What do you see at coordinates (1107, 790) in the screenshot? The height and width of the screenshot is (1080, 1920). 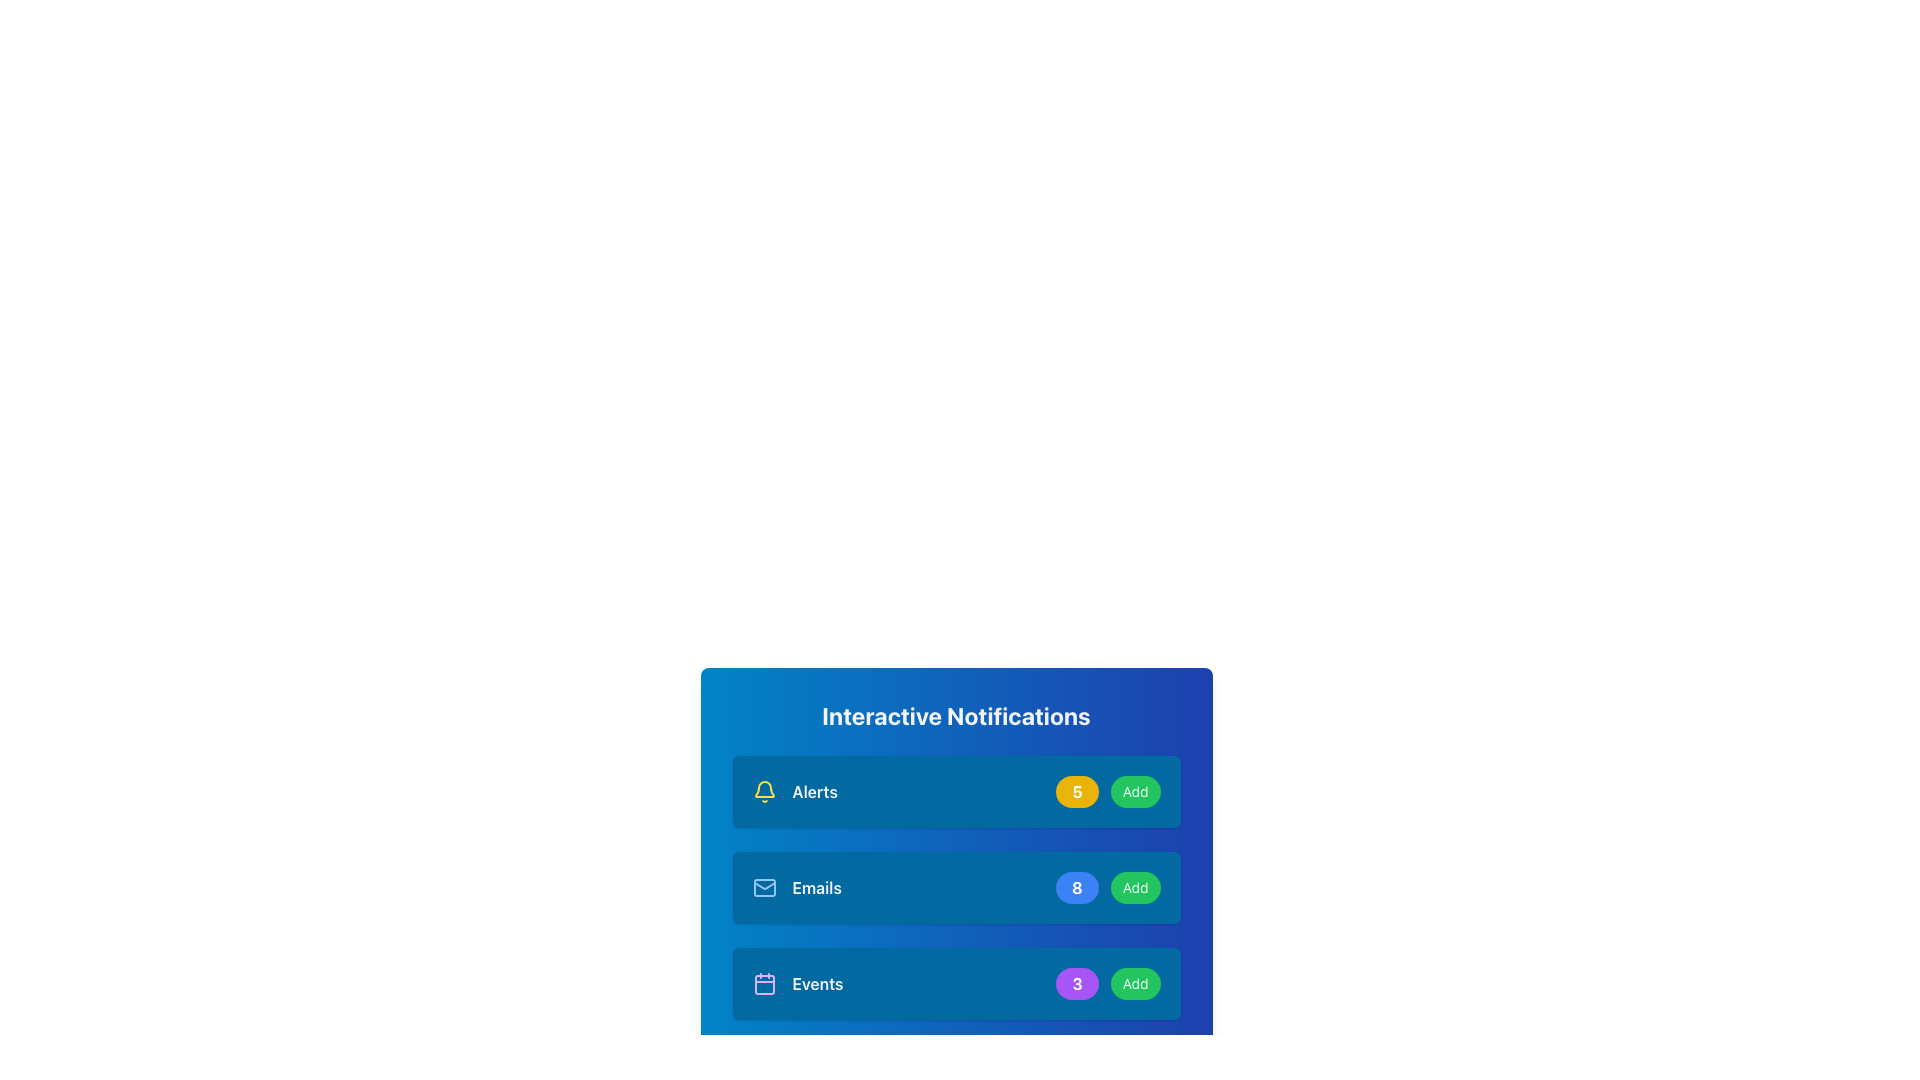 I see `badge displaying the number of current alerts ('5') in the Composite element located in the top section of the 'Interactive Notifications' interface` at bounding box center [1107, 790].